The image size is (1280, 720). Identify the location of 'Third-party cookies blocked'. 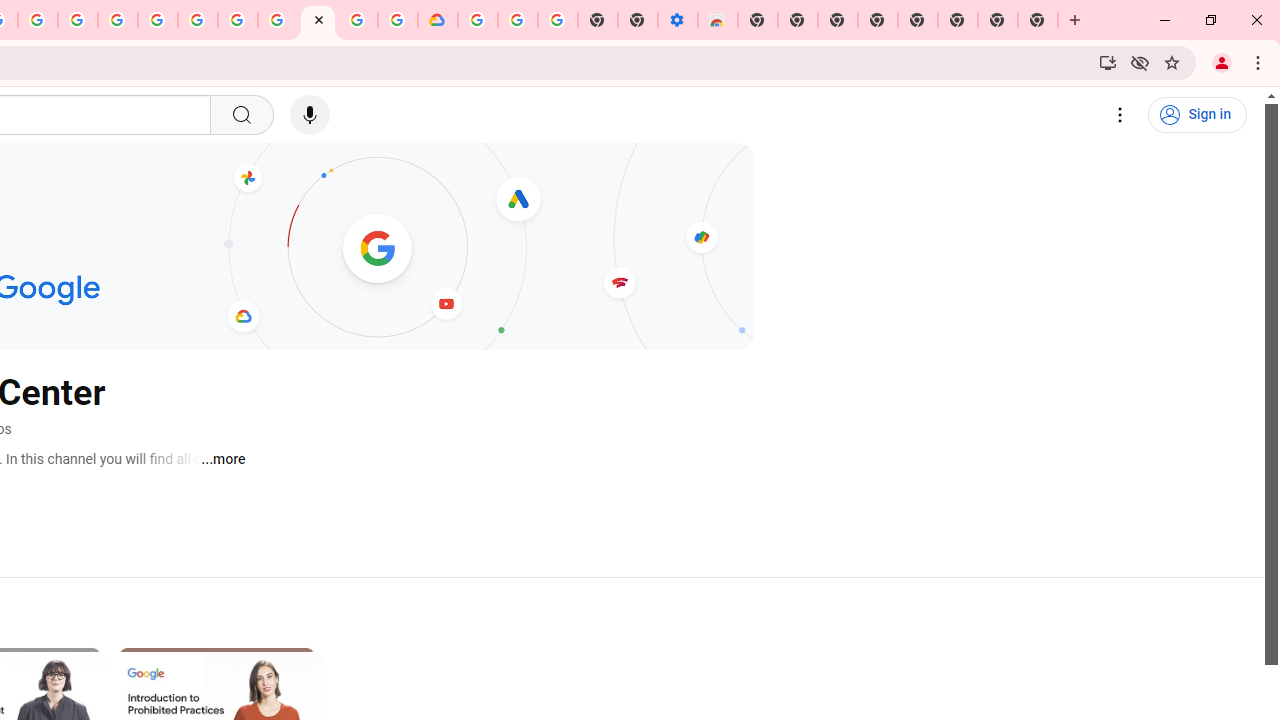
(1139, 61).